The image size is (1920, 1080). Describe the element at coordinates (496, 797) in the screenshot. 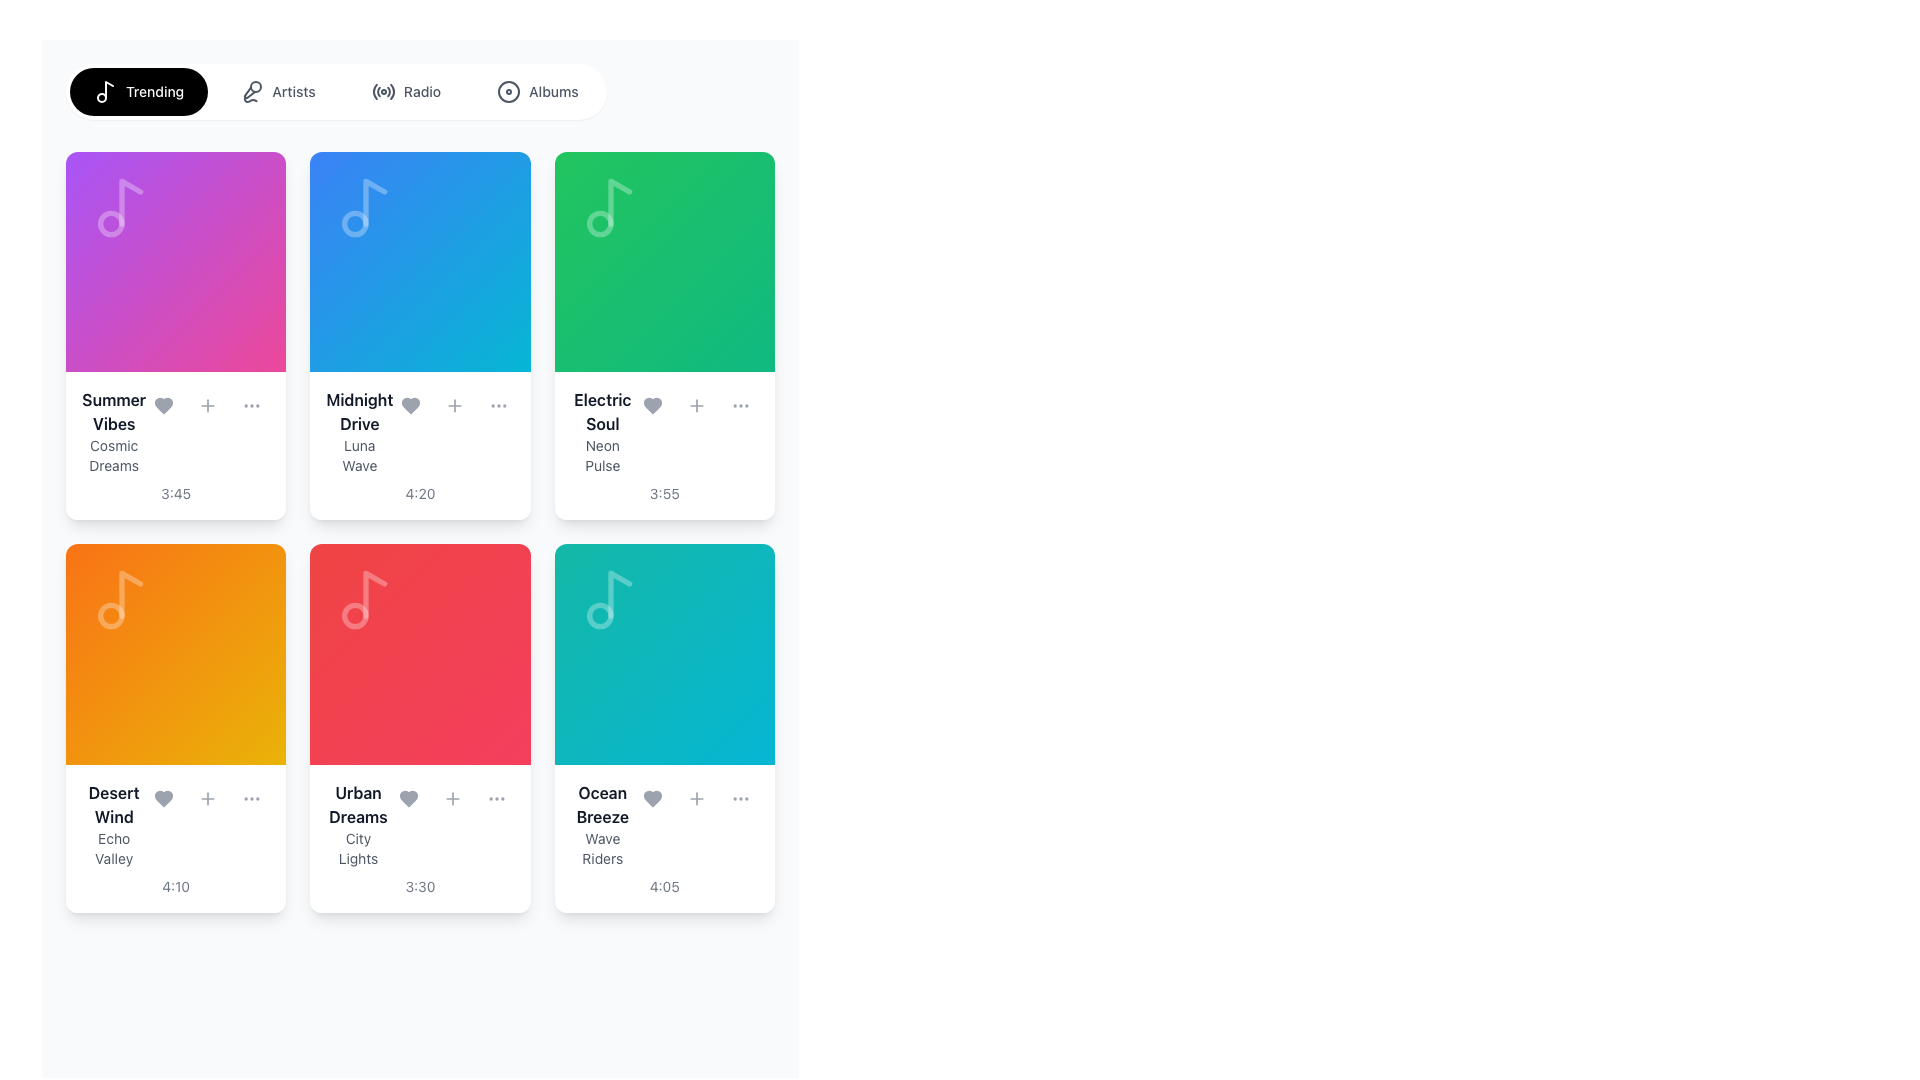

I see `the interactive circular button with a menu icon` at that location.